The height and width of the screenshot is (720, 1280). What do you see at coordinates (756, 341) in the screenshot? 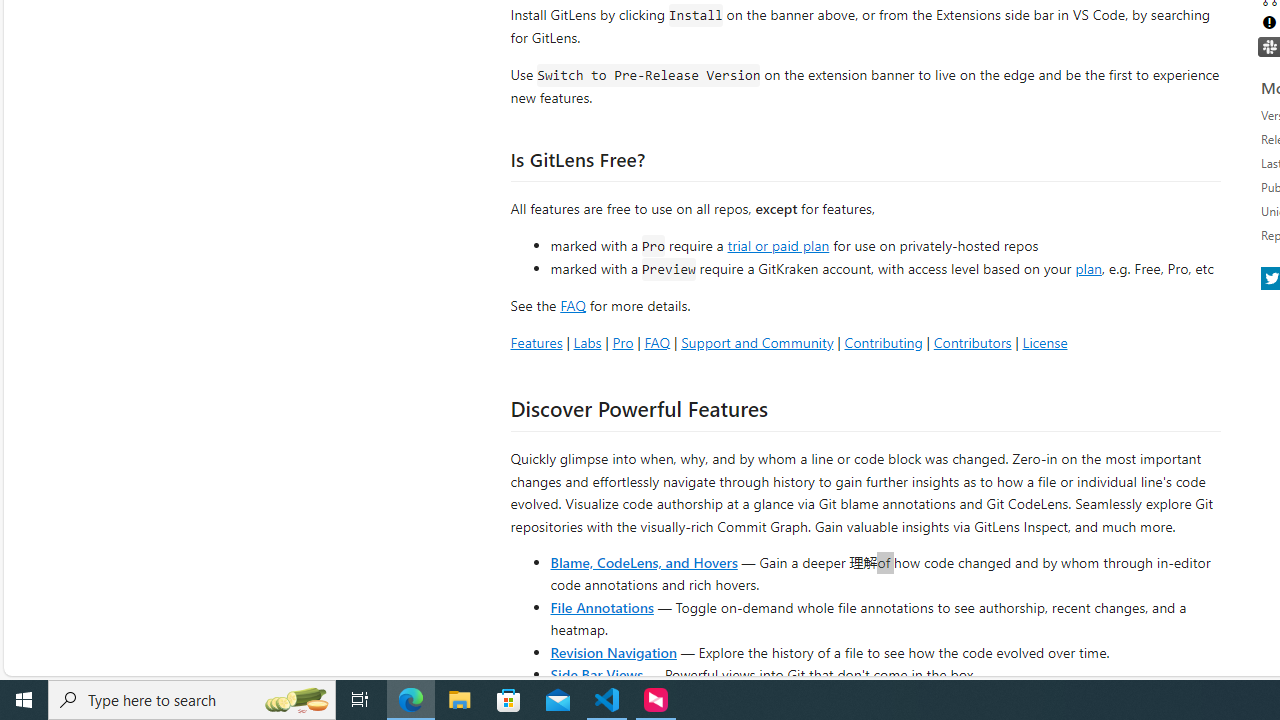
I see `'Support and Community'` at bounding box center [756, 341].